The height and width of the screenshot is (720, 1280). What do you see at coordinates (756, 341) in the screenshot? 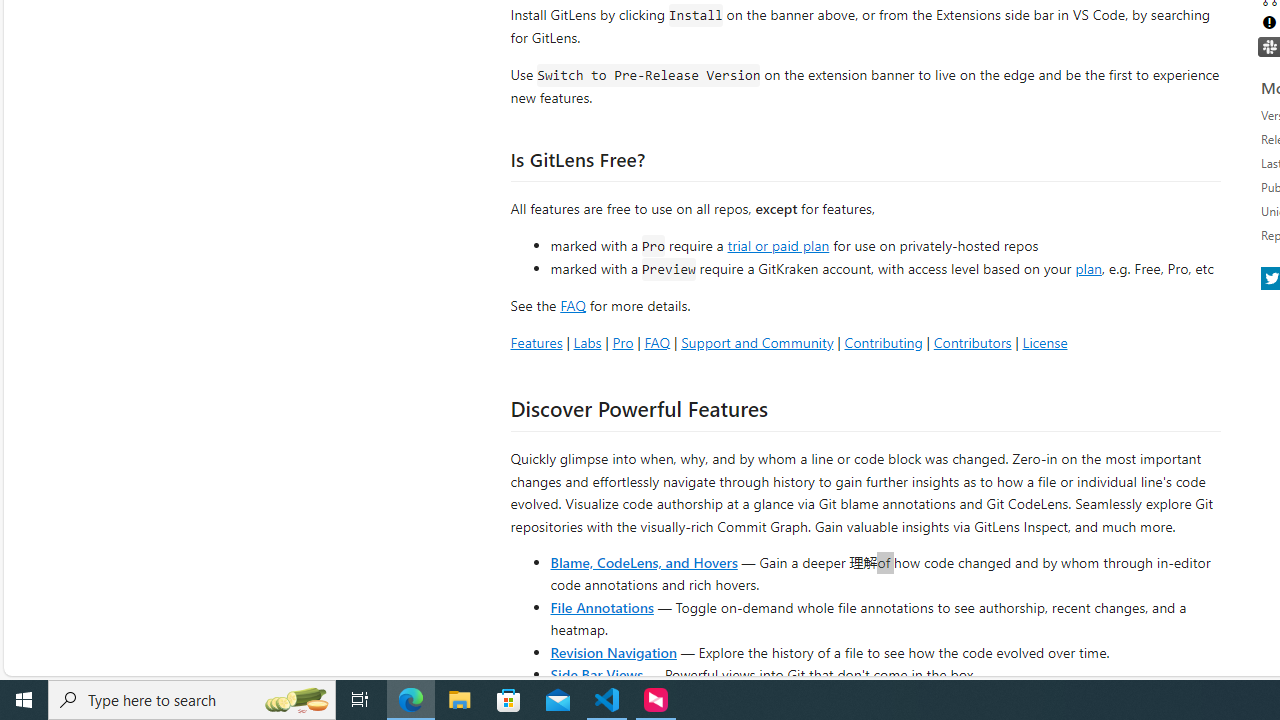
I see `'Support and Community'` at bounding box center [756, 341].